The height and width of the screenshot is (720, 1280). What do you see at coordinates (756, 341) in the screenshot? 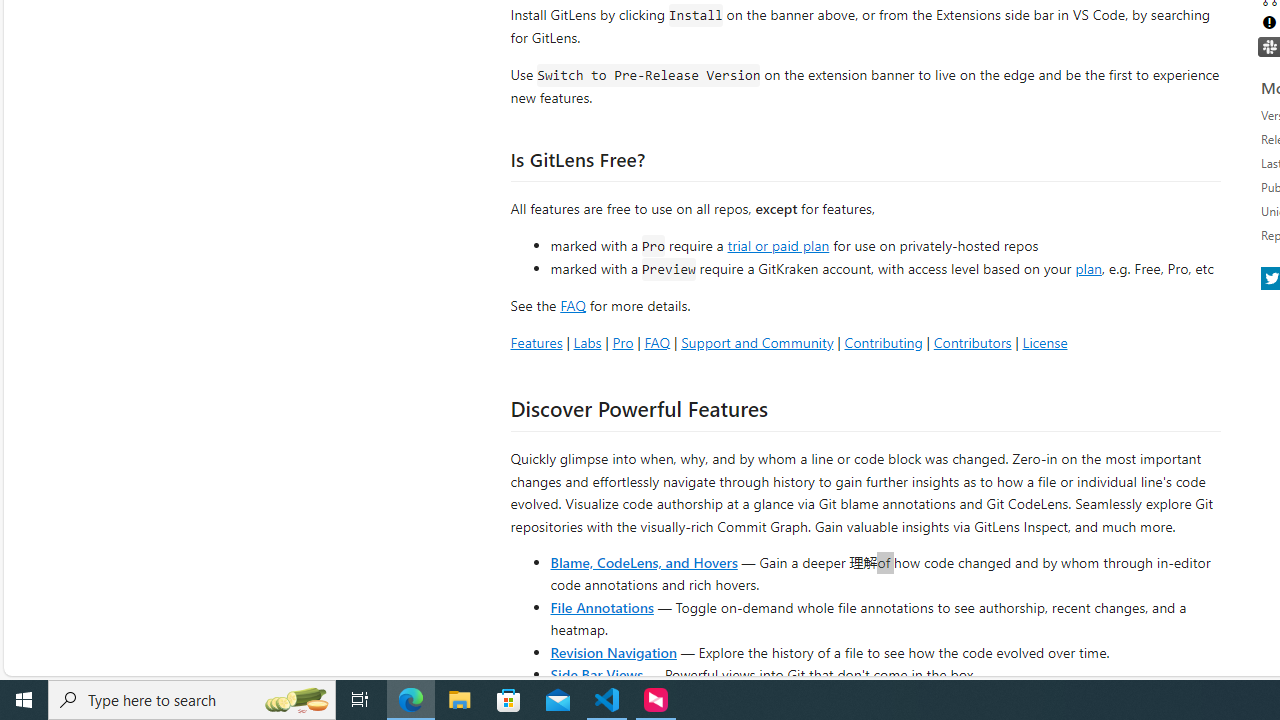
I see `'Support and Community'` at bounding box center [756, 341].